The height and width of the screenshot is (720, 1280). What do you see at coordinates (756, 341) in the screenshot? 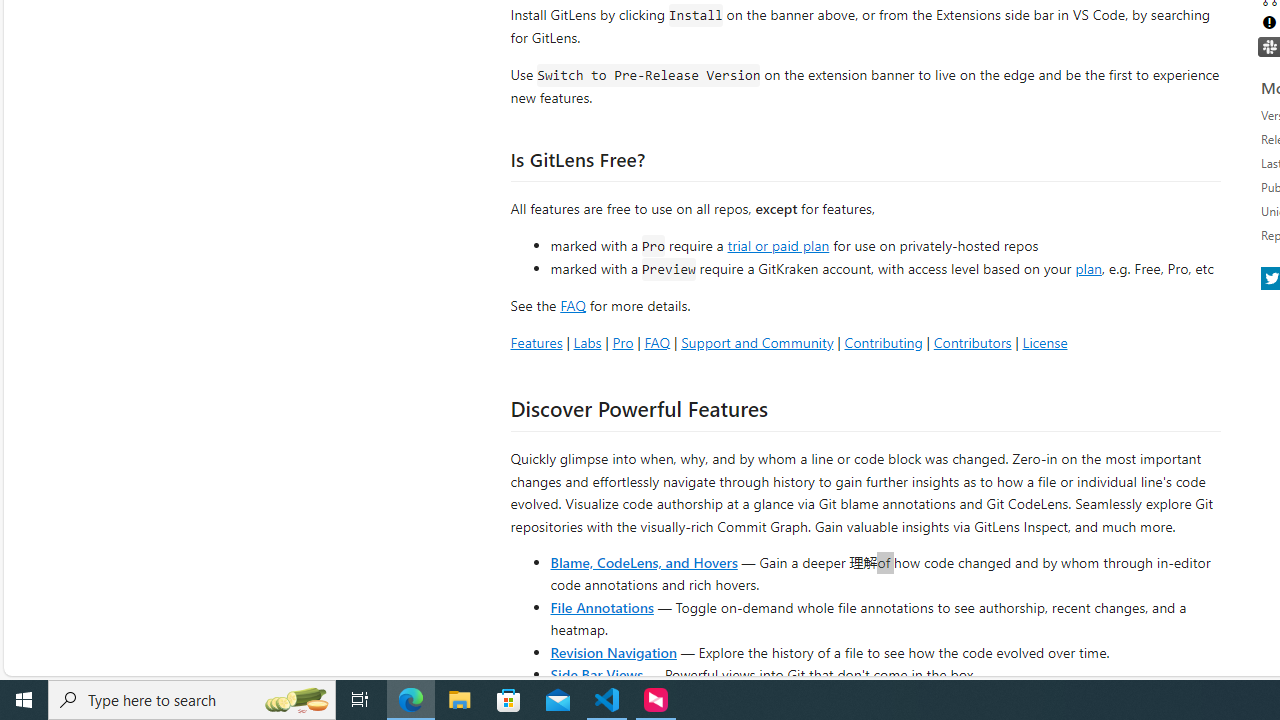
I see `'Support and Community'` at bounding box center [756, 341].